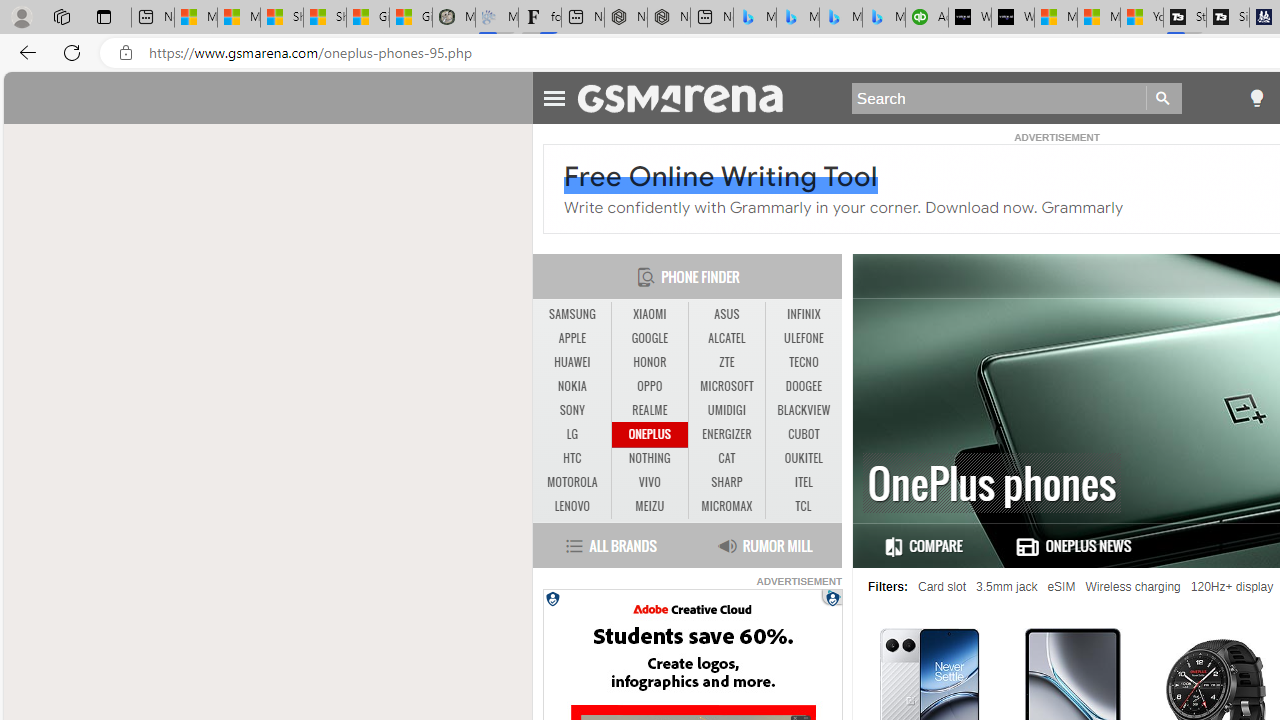 The height and width of the screenshot is (720, 1280). Describe the element at coordinates (720, 175) in the screenshot. I see `'Free Online Writing Tool'` at that location.